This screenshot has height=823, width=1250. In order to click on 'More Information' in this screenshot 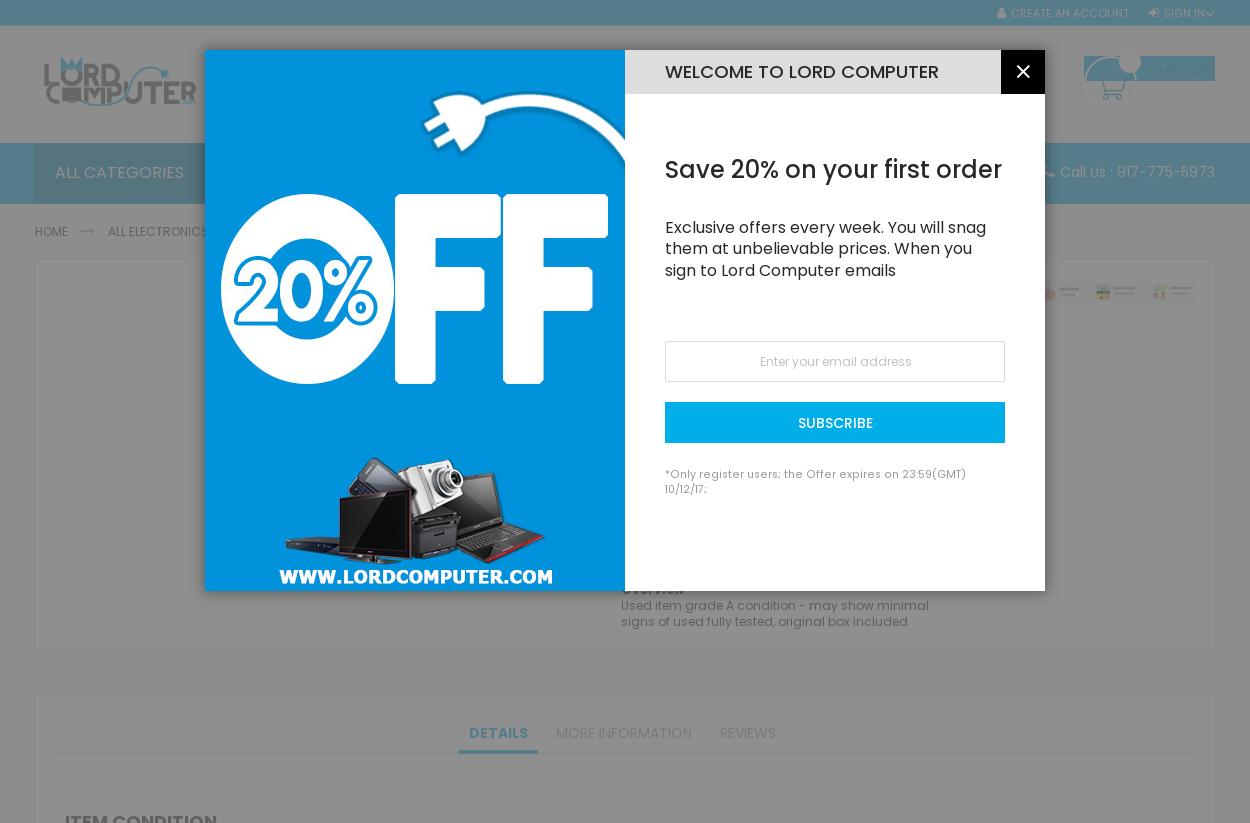, I will do `click(623, 732)`.